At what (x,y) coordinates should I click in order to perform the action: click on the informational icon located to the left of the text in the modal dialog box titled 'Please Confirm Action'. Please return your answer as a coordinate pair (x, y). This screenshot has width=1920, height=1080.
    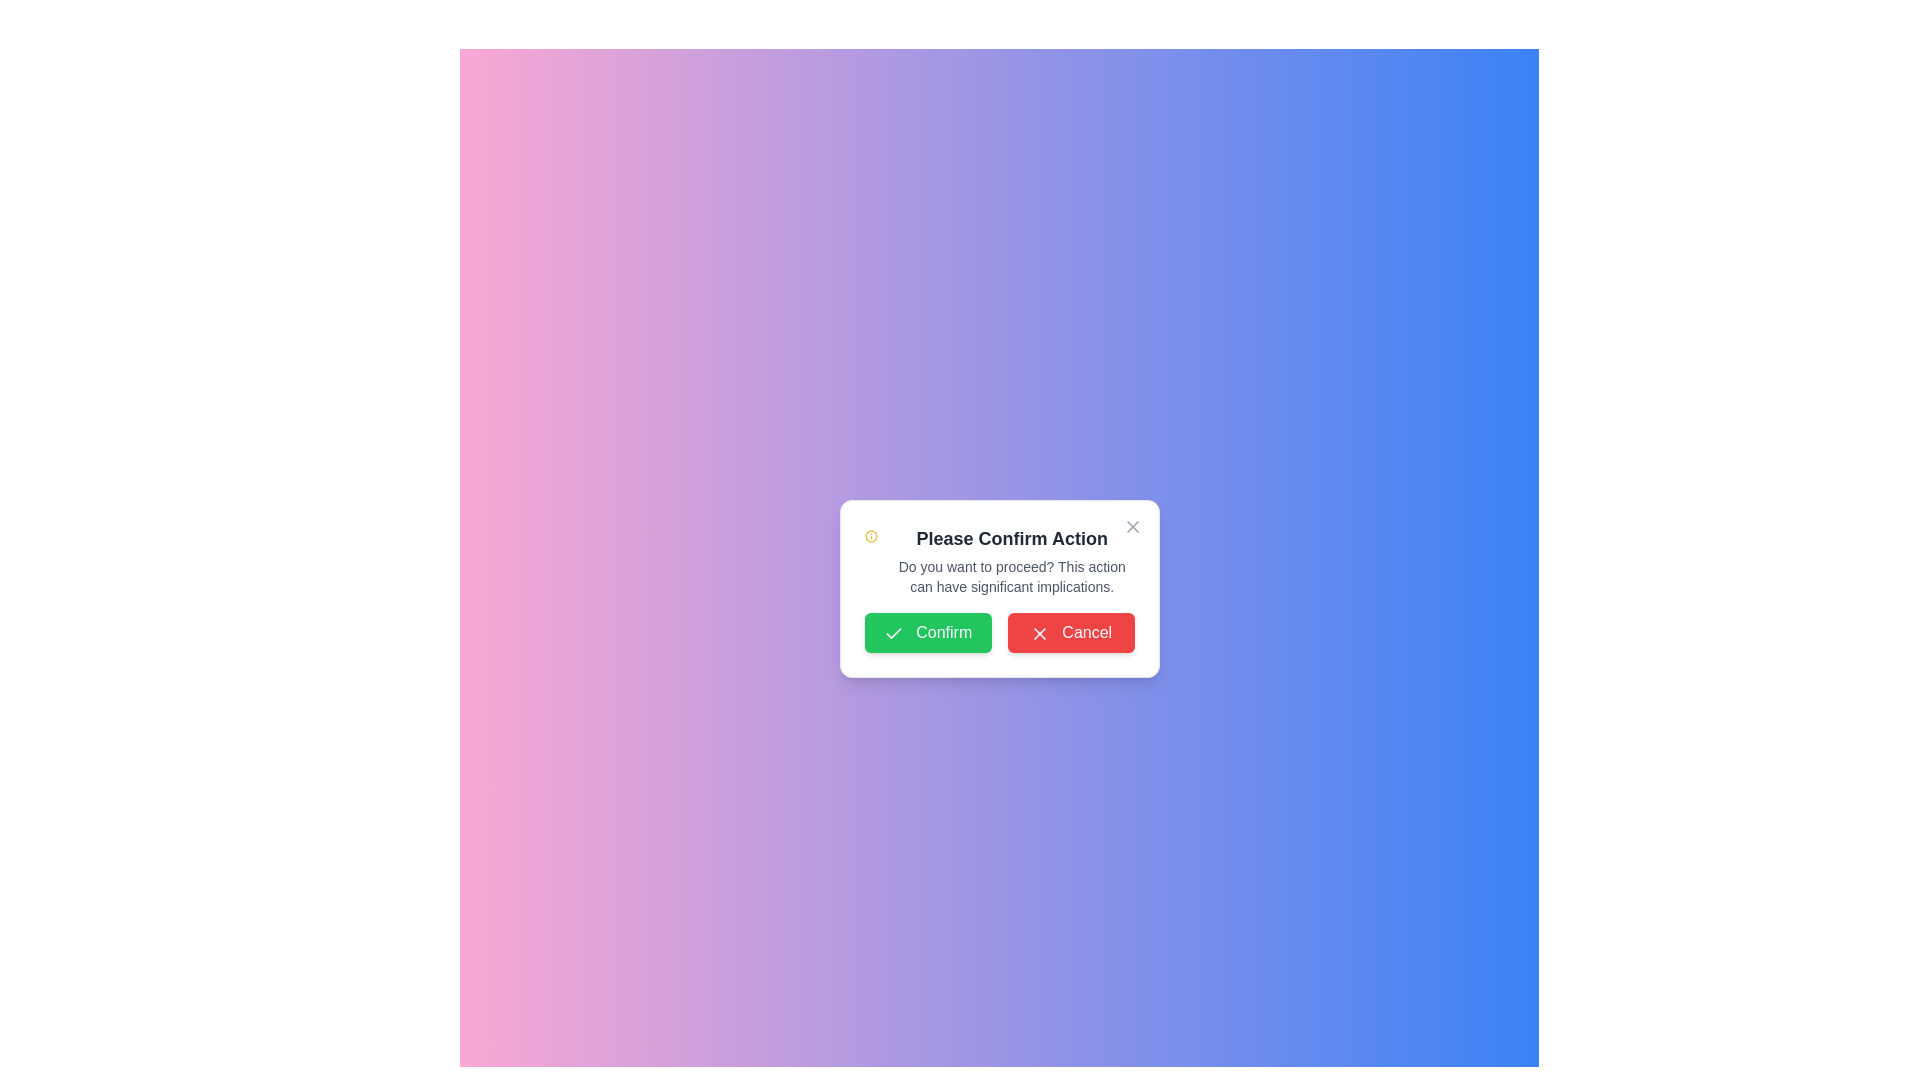
    Looking at the image, I should click on (871, 535).